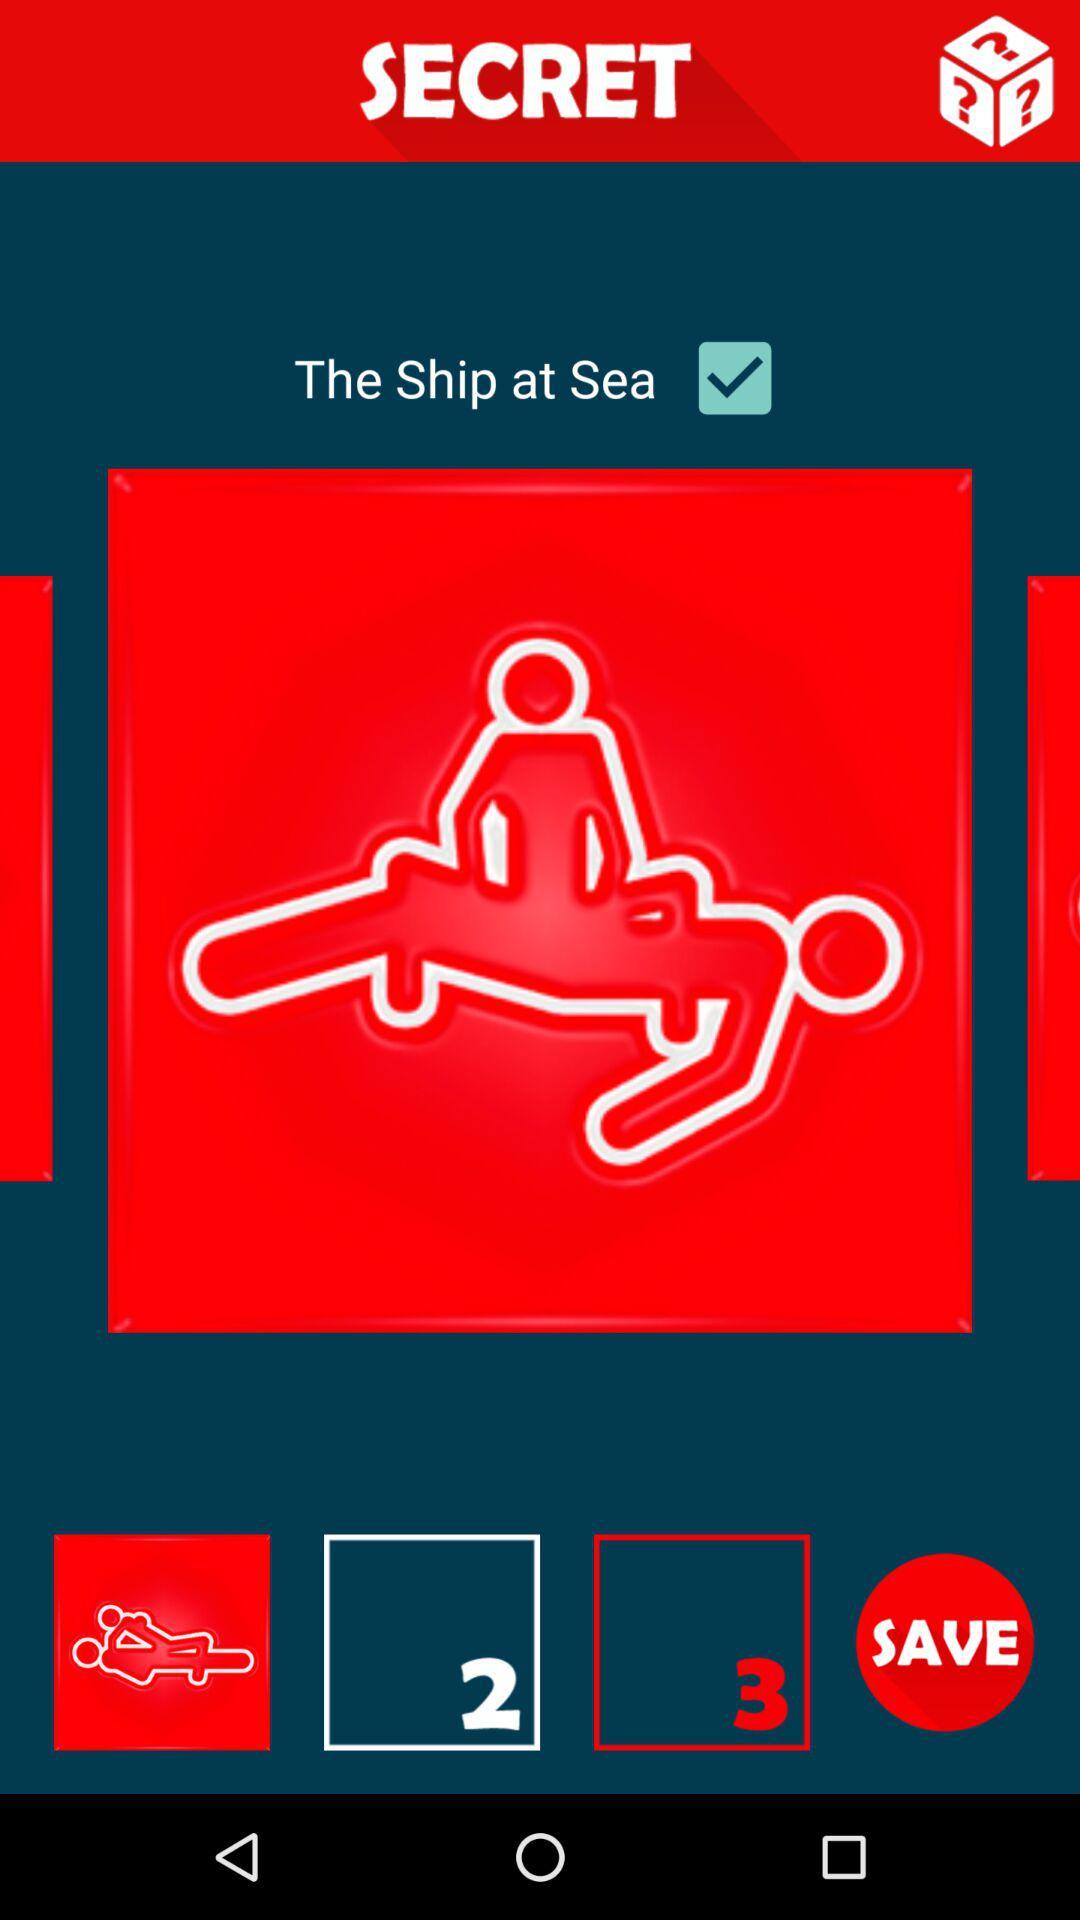  What do you see at coordinates (945, 1642) in the screenshot?
I see `click save` at bounding box center [945, 1642].